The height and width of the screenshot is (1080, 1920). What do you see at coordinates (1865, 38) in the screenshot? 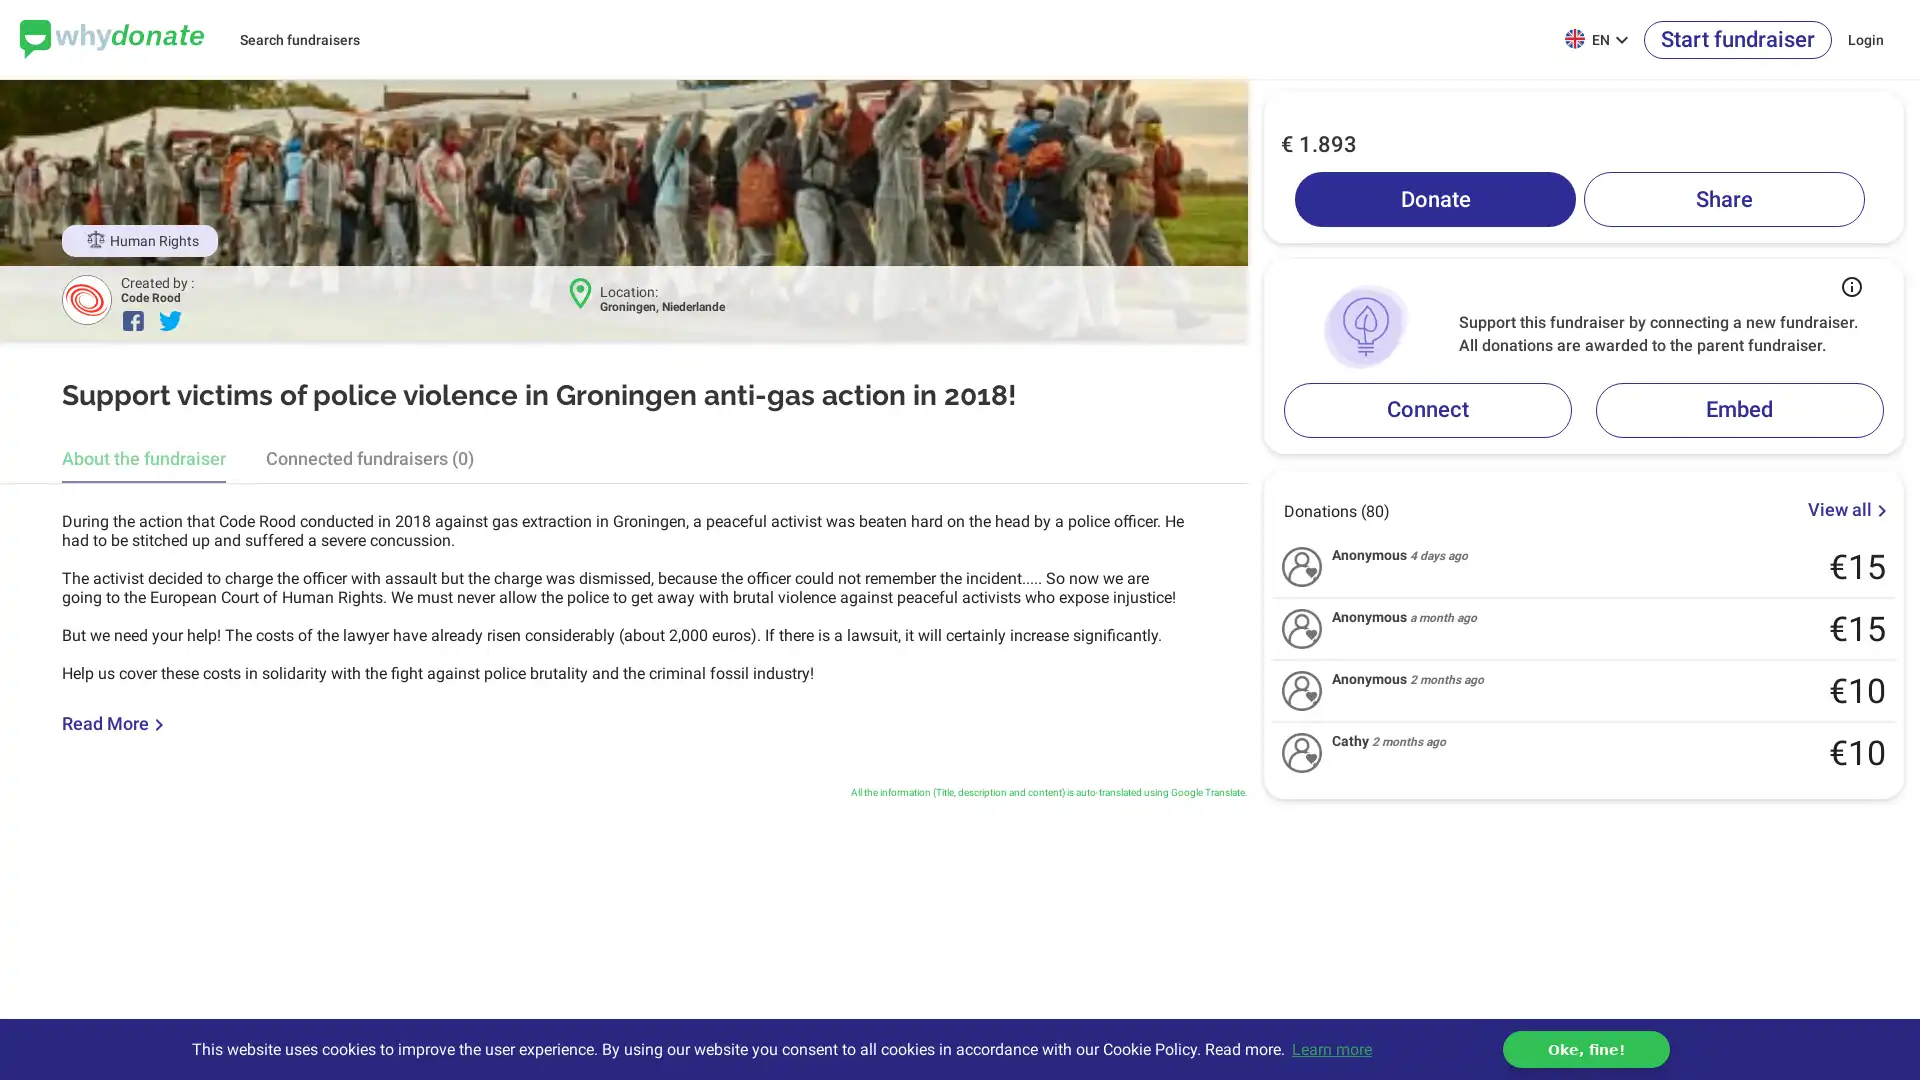
I see `Login` at bounding box center [1865, 38].